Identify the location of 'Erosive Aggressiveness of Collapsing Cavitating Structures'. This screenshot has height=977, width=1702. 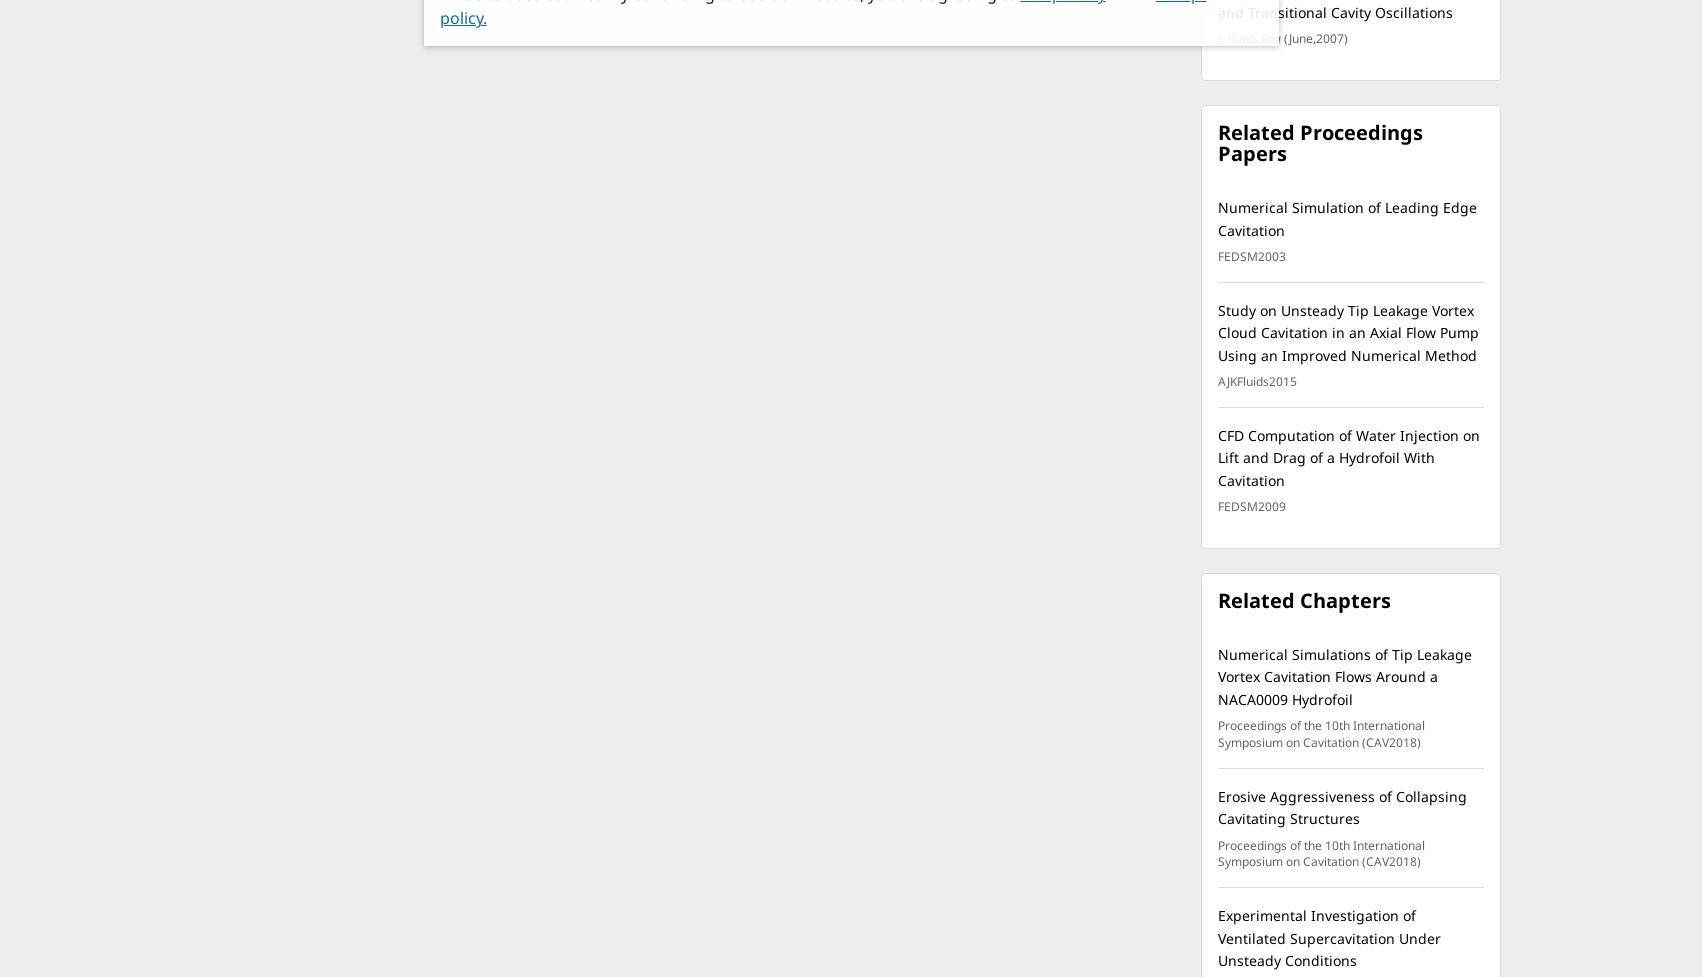
(1341, 807).